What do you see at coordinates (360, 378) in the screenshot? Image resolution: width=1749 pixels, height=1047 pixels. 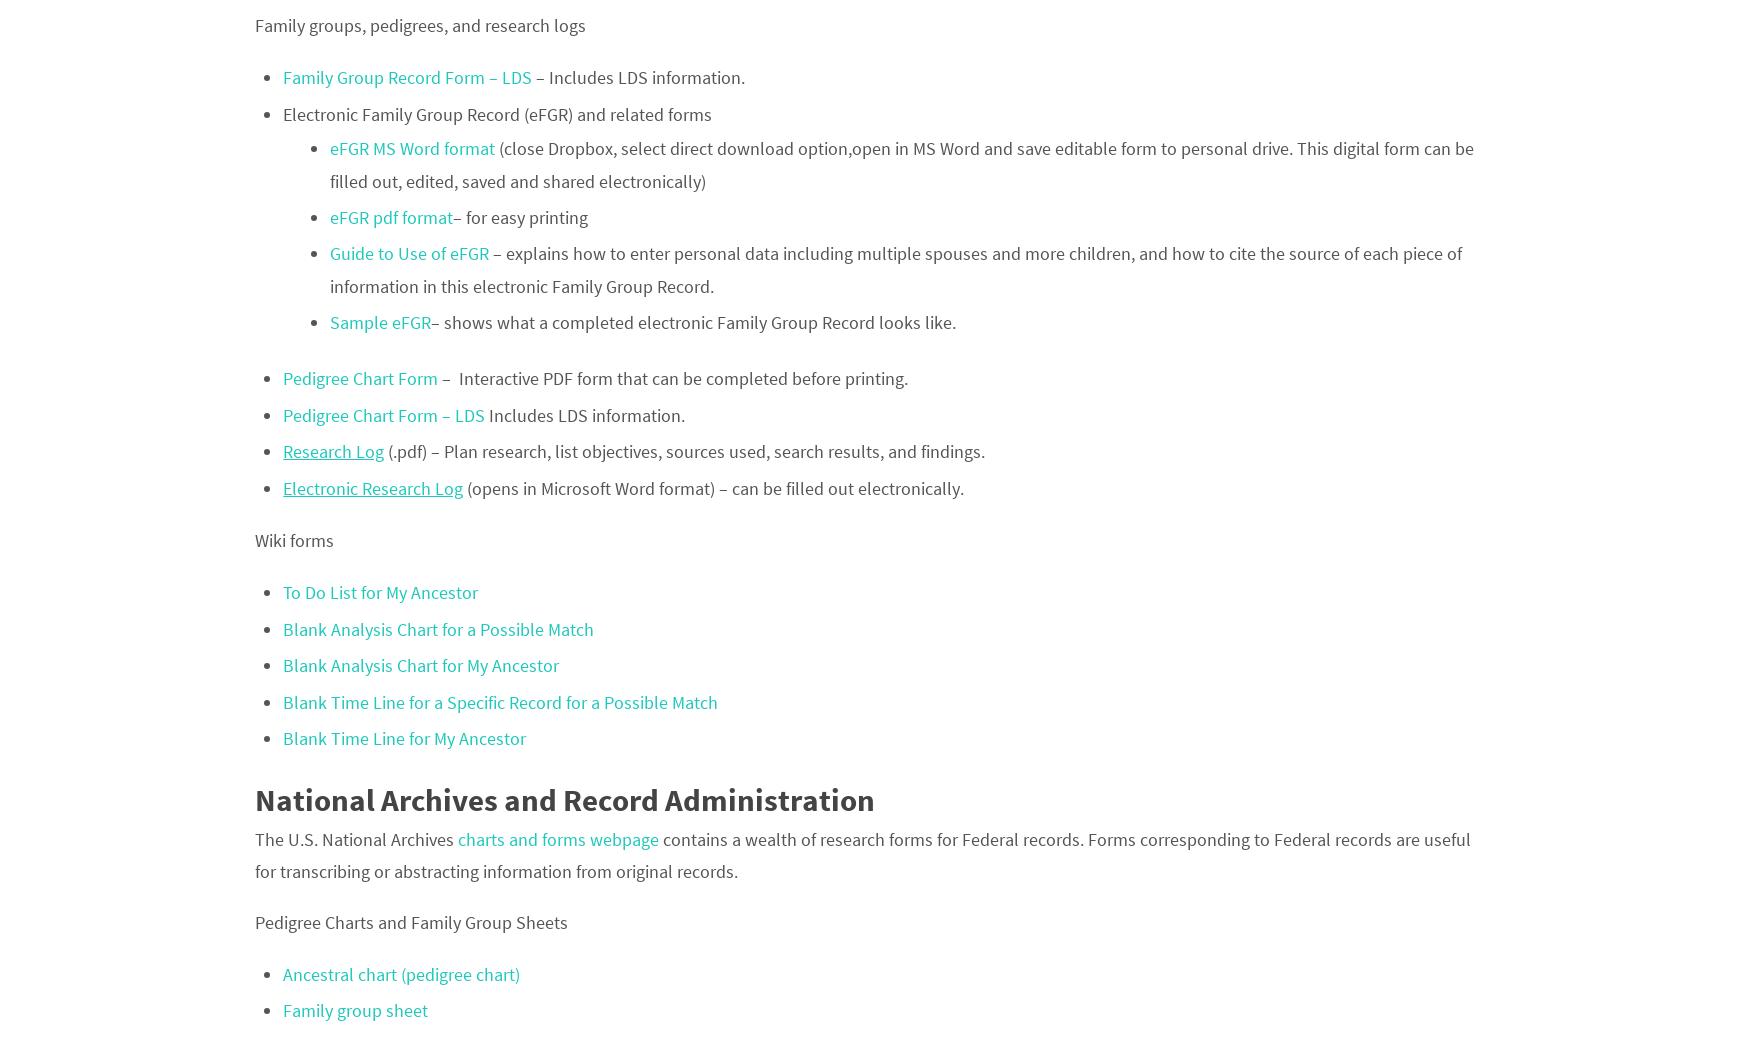 I see `'Pedigree Chart Form'` at bounding box center [360, 378].